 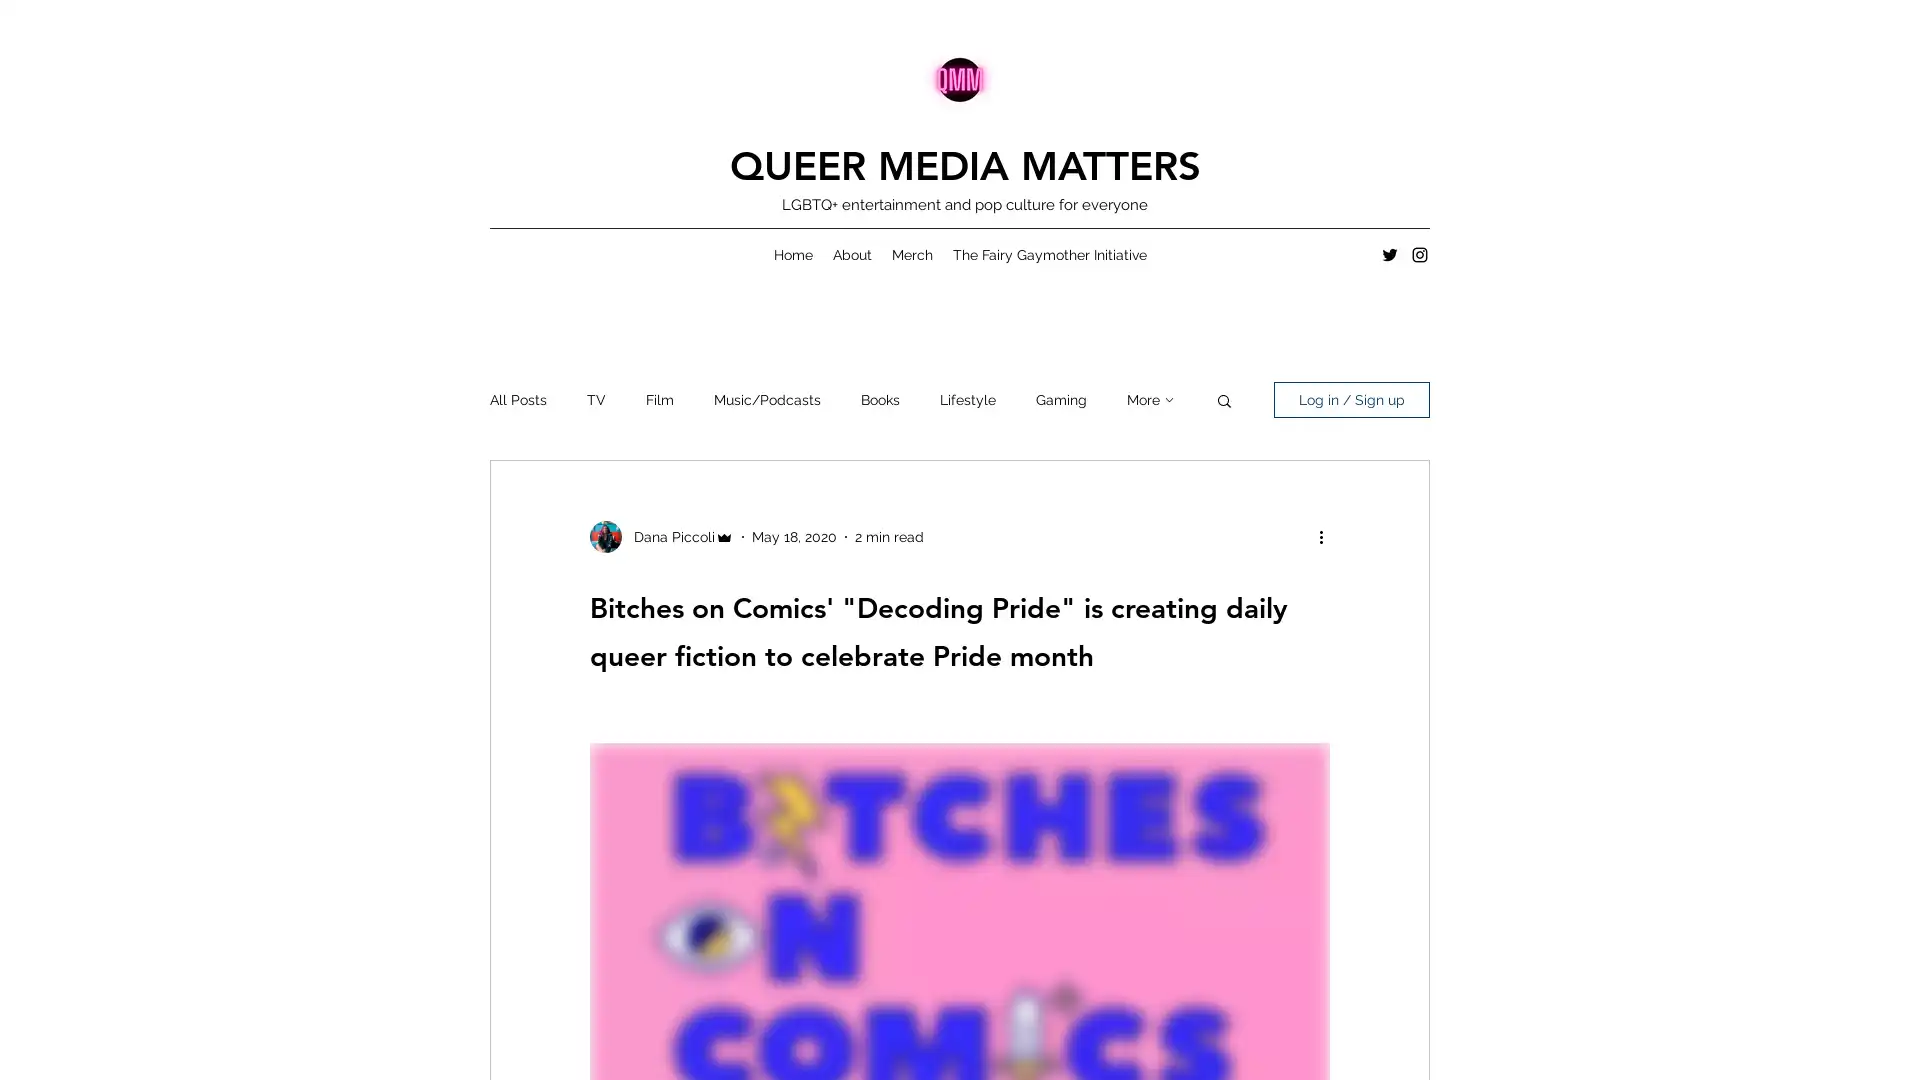 I want to click on Search, so click(x=1223, y=402).